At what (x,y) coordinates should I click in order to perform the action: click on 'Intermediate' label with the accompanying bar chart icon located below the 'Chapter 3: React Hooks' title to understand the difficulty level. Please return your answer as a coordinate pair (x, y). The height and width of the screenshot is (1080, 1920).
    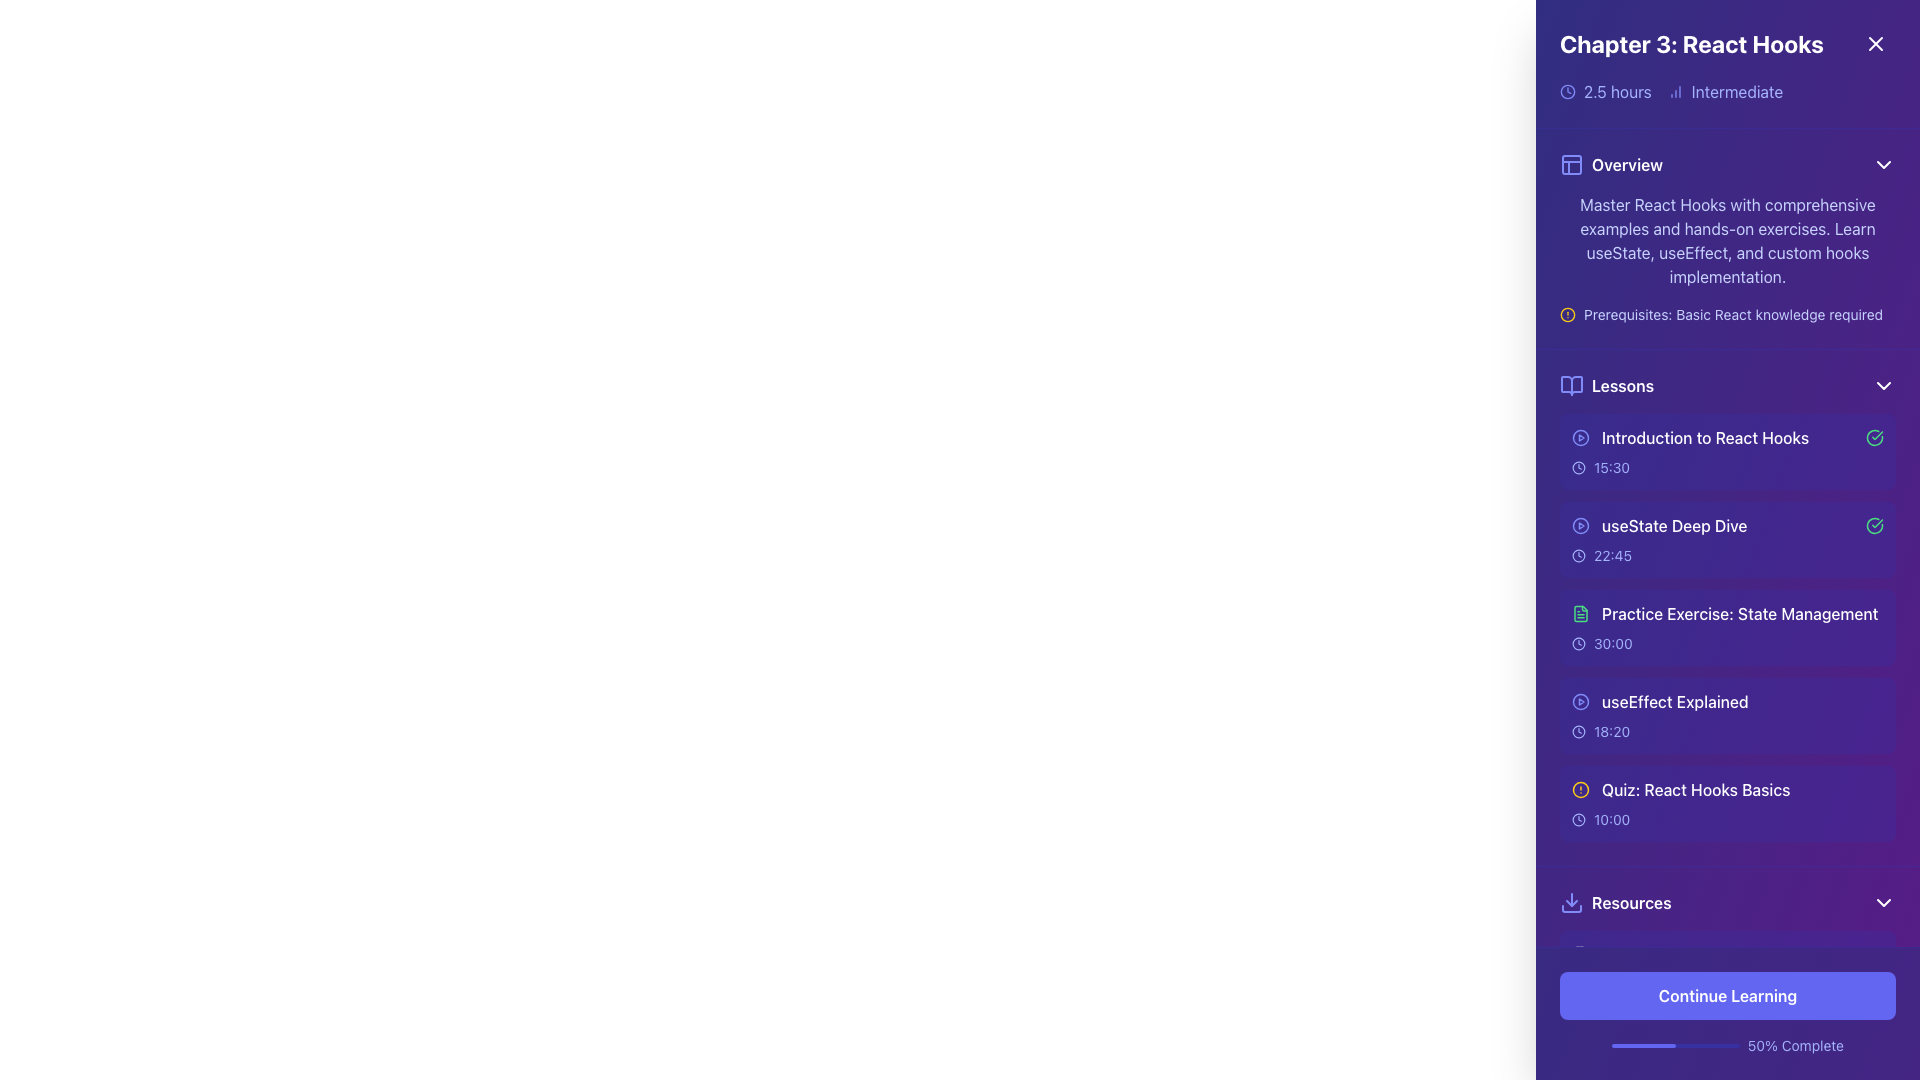
    Looking at the image, I should click on (1724, 92).